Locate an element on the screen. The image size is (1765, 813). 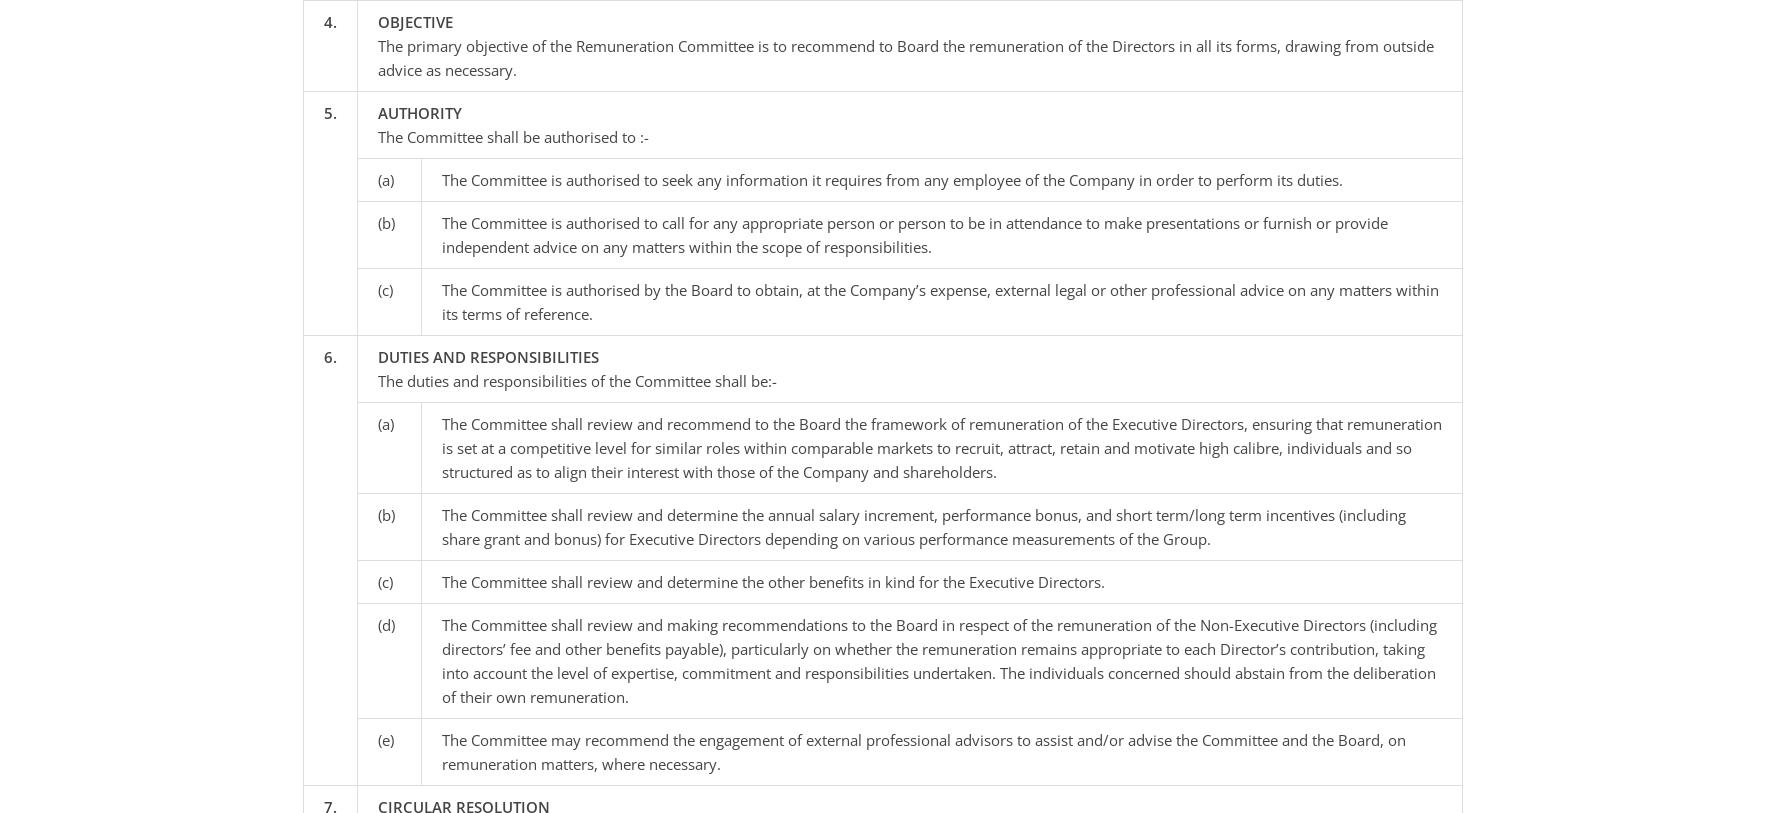
'6.' is located at coordinates (328, 355).